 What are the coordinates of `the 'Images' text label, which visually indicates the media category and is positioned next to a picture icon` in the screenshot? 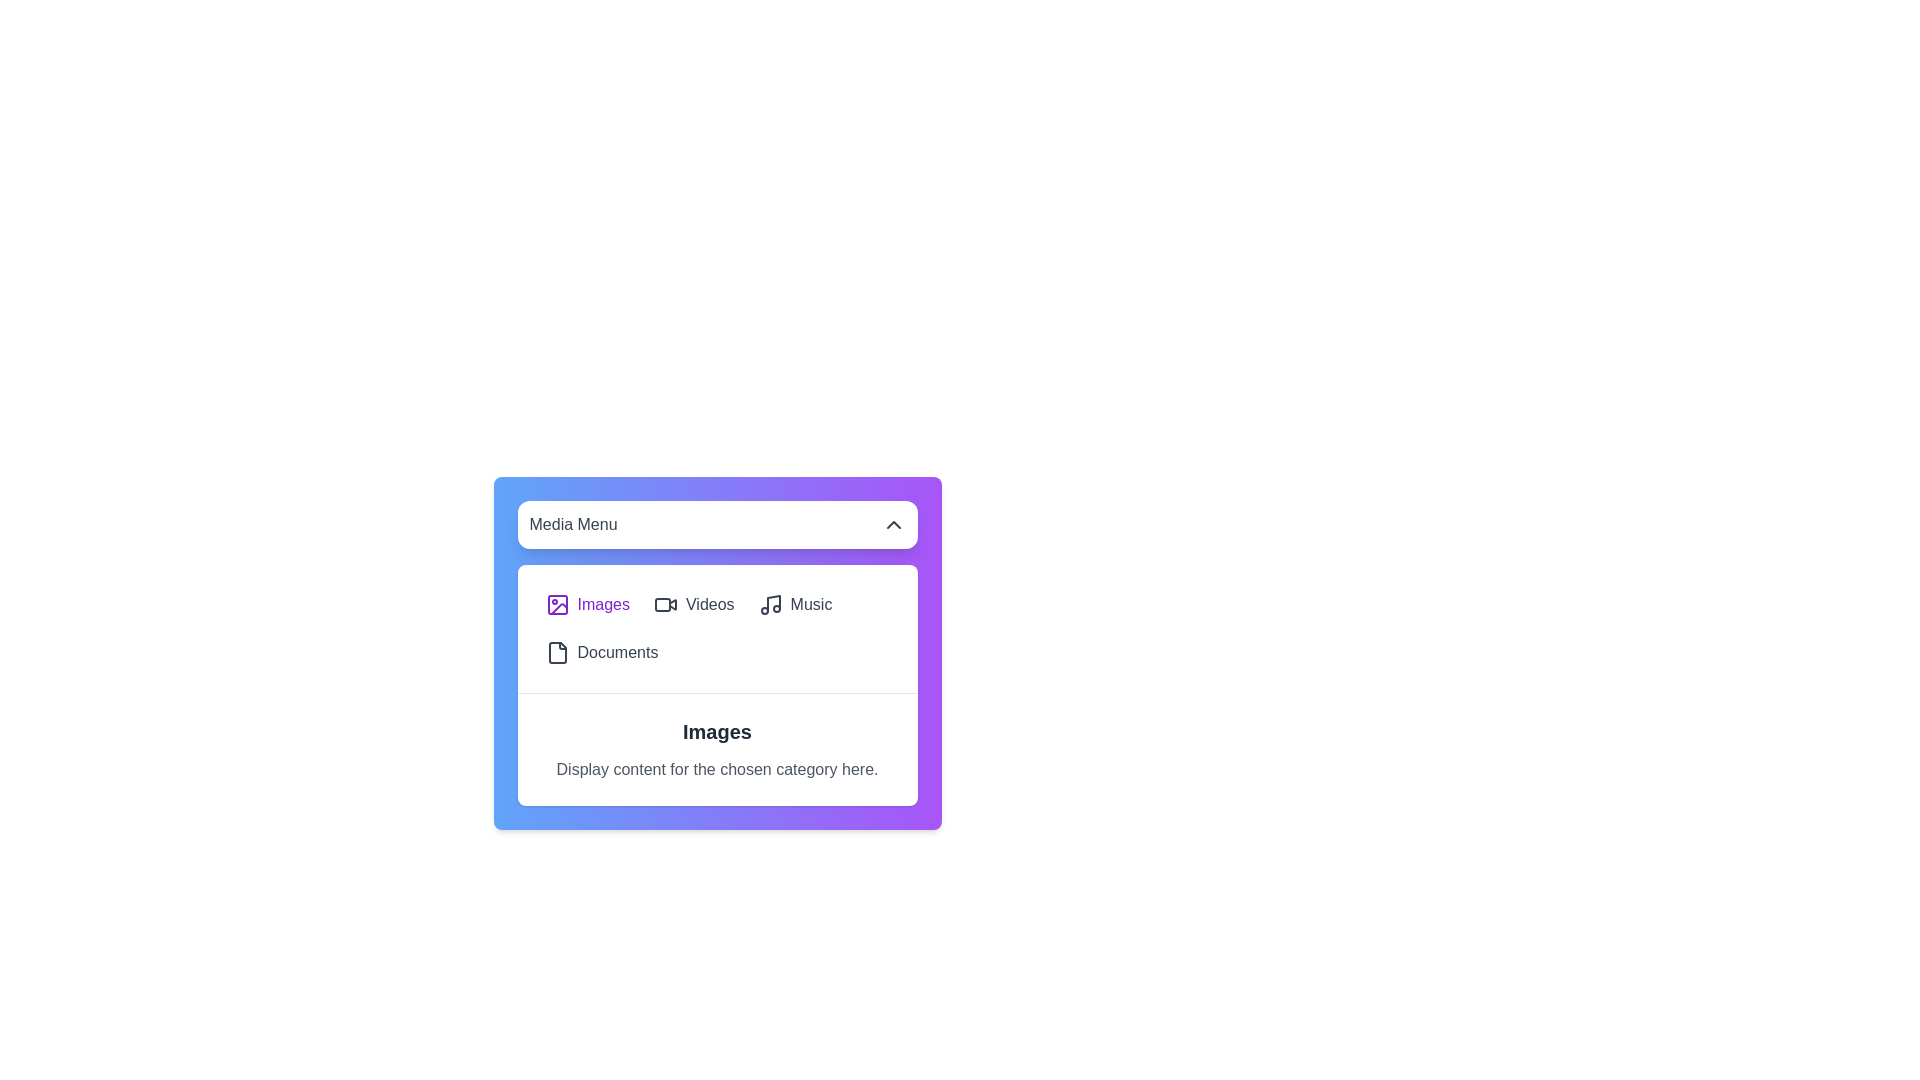 It's located at (602, 604).